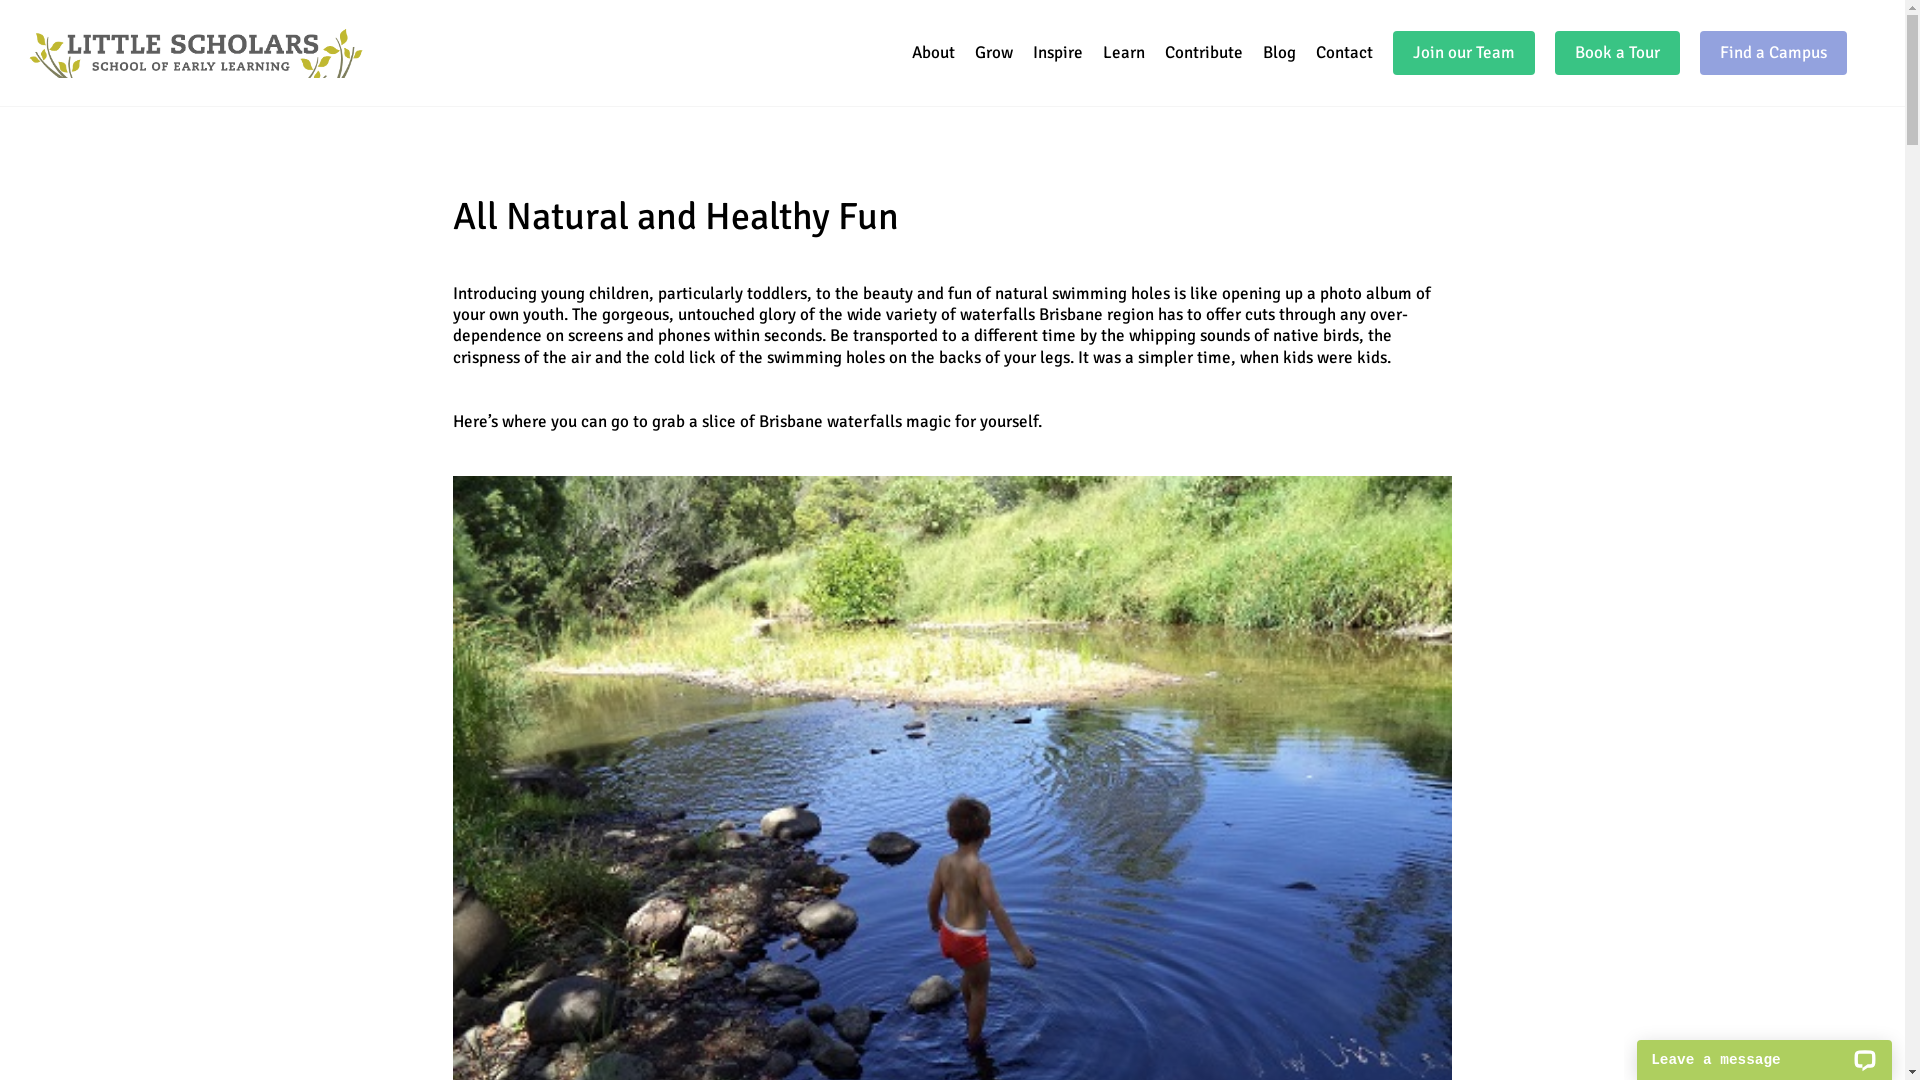 The height and width of the screenshot is (1080, 1920). What do you see at coordinates (1464, 52) in the screenshot?
I see `'Join our Team'` at bounding box center [1464, 52].